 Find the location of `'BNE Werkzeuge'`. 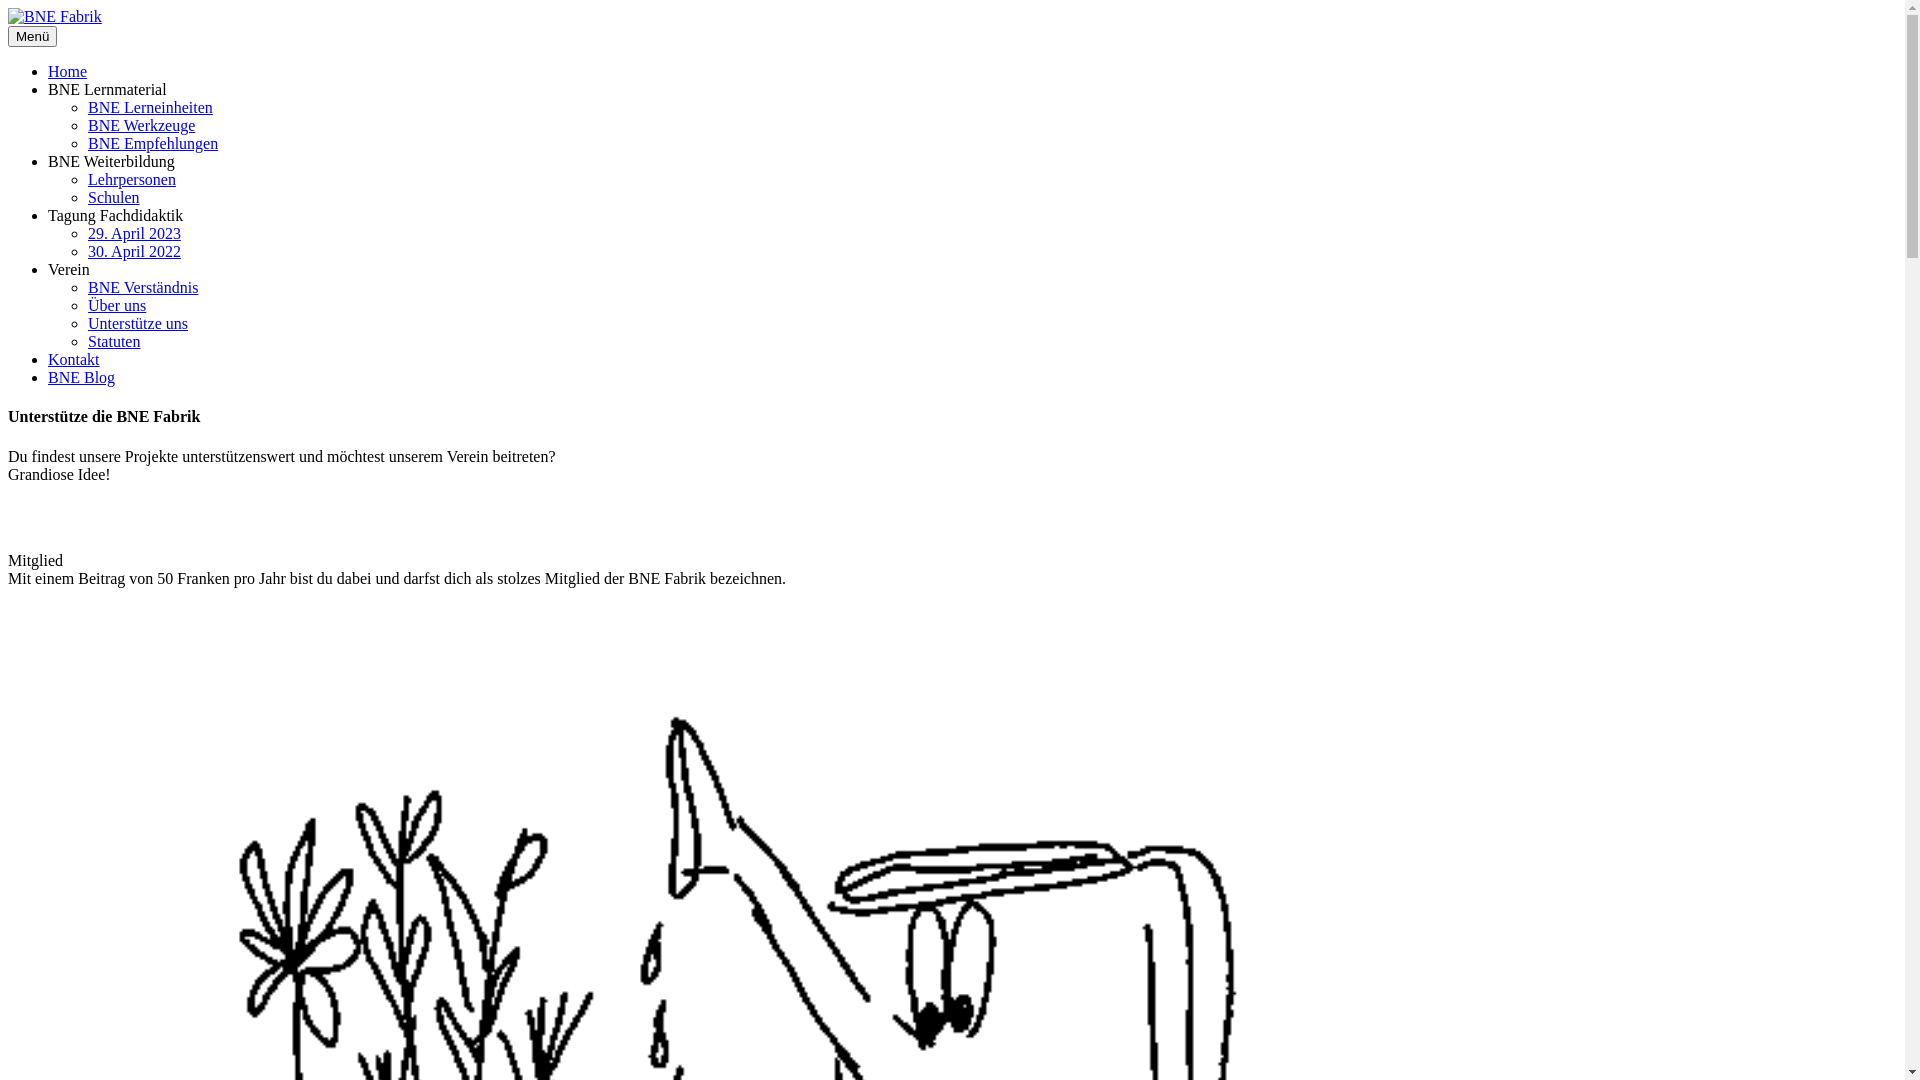

'BNE Werkzeuge' is located at coordinates (140, 125).